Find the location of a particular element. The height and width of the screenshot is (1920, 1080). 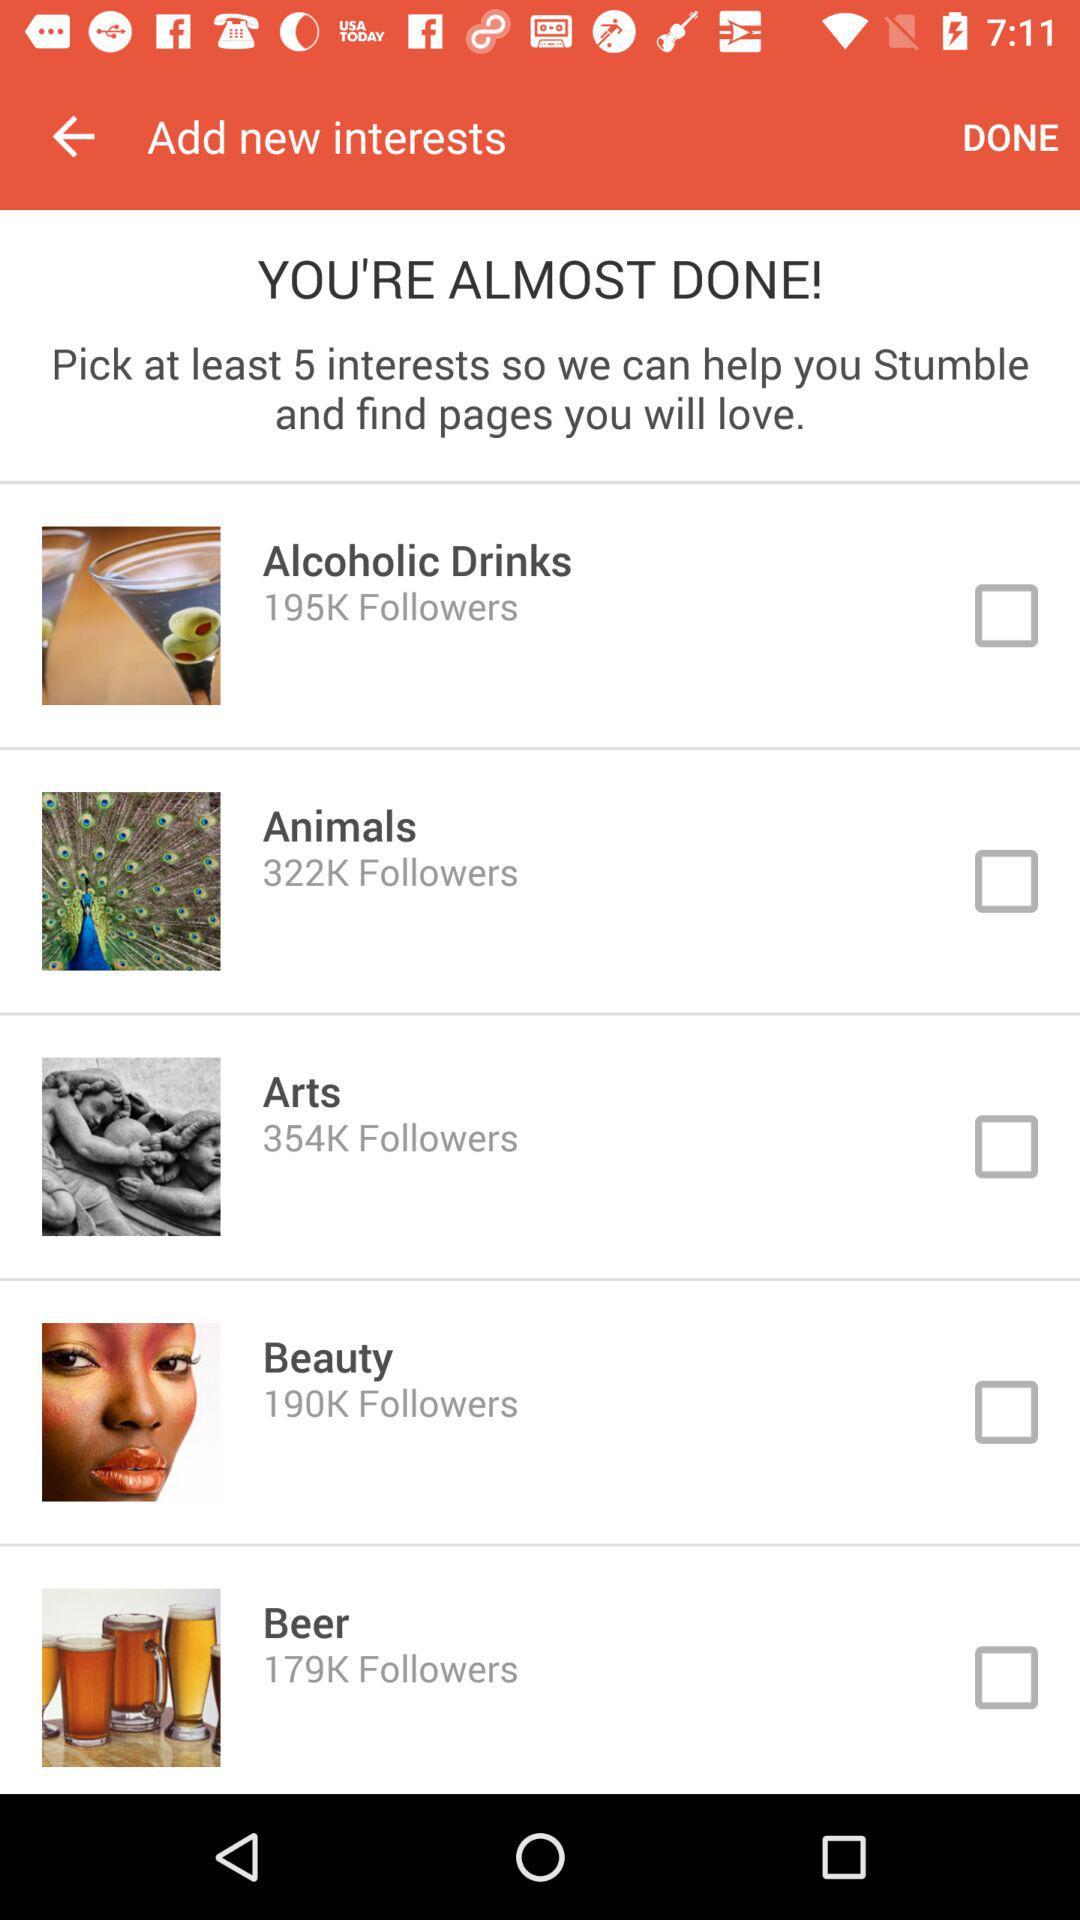

animals is located at coordinates (540, 880).